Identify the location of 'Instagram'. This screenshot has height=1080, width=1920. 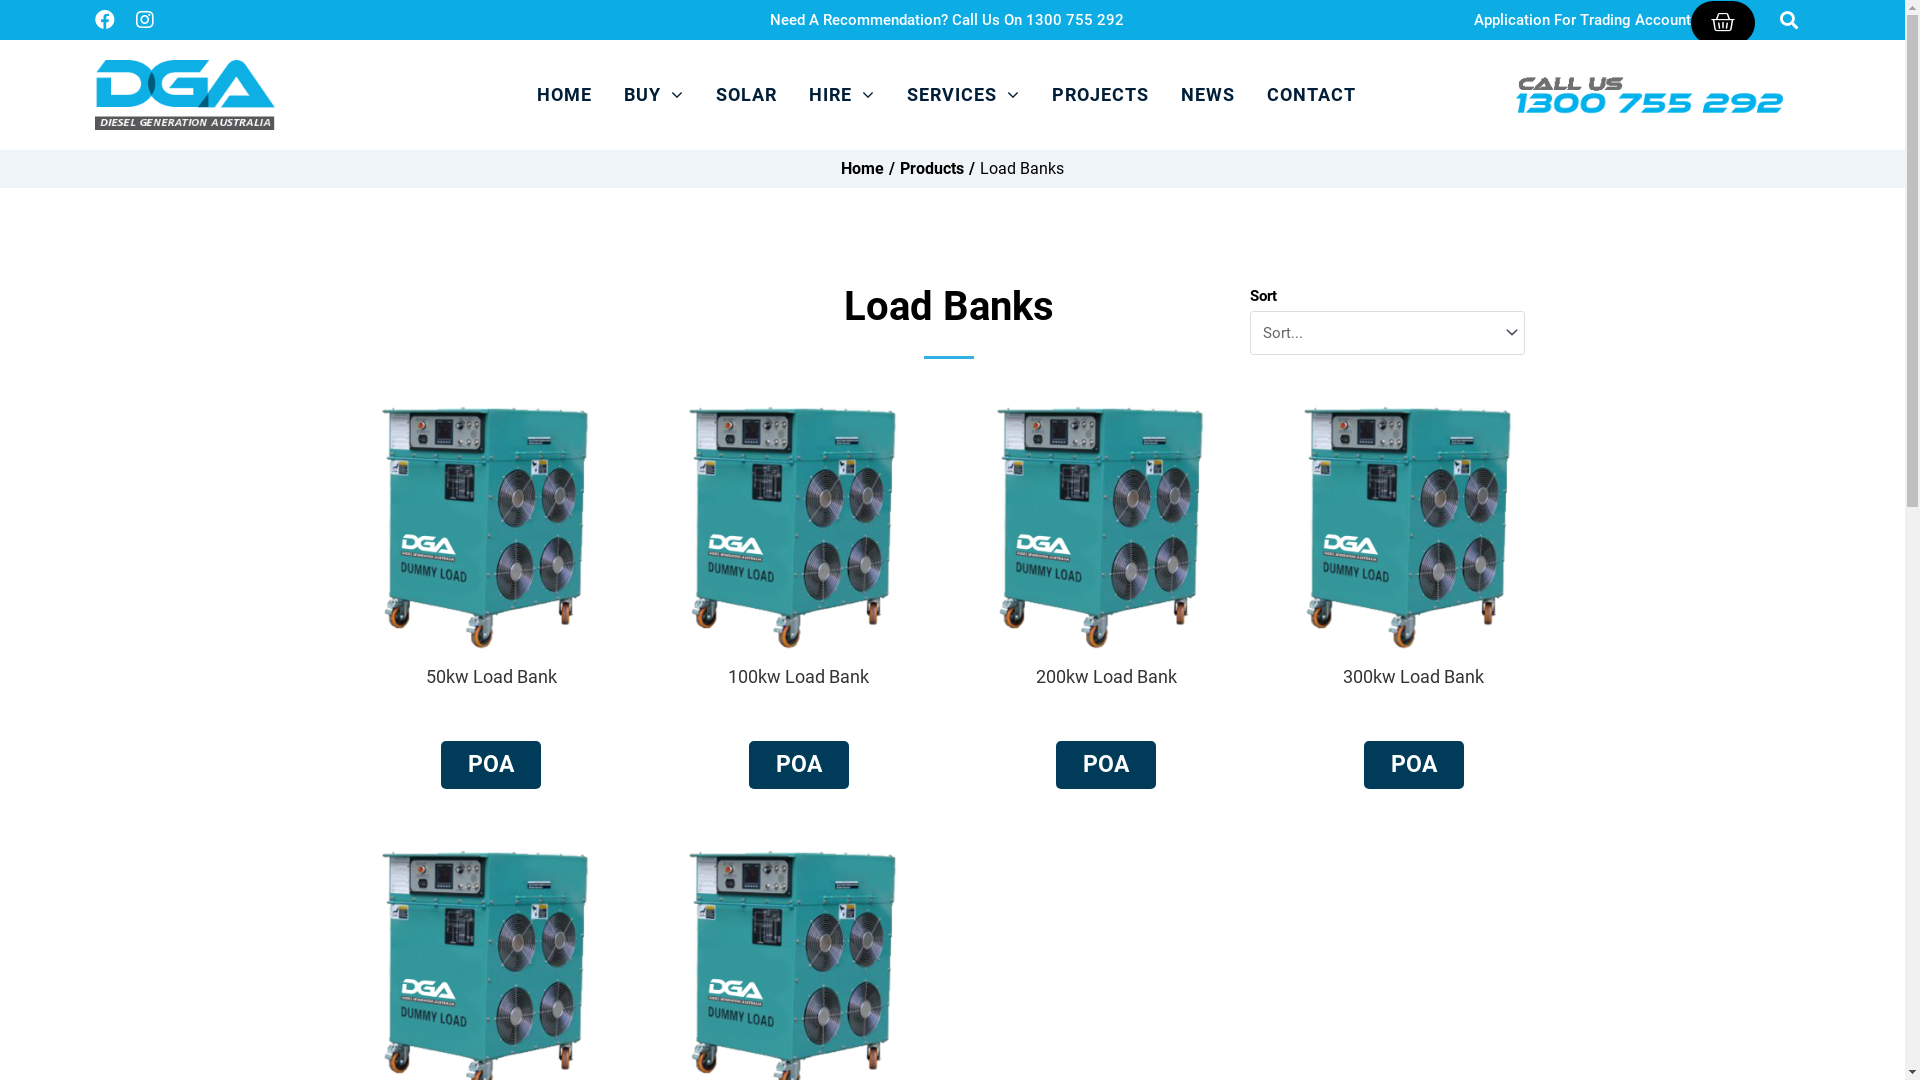
(143, 19).